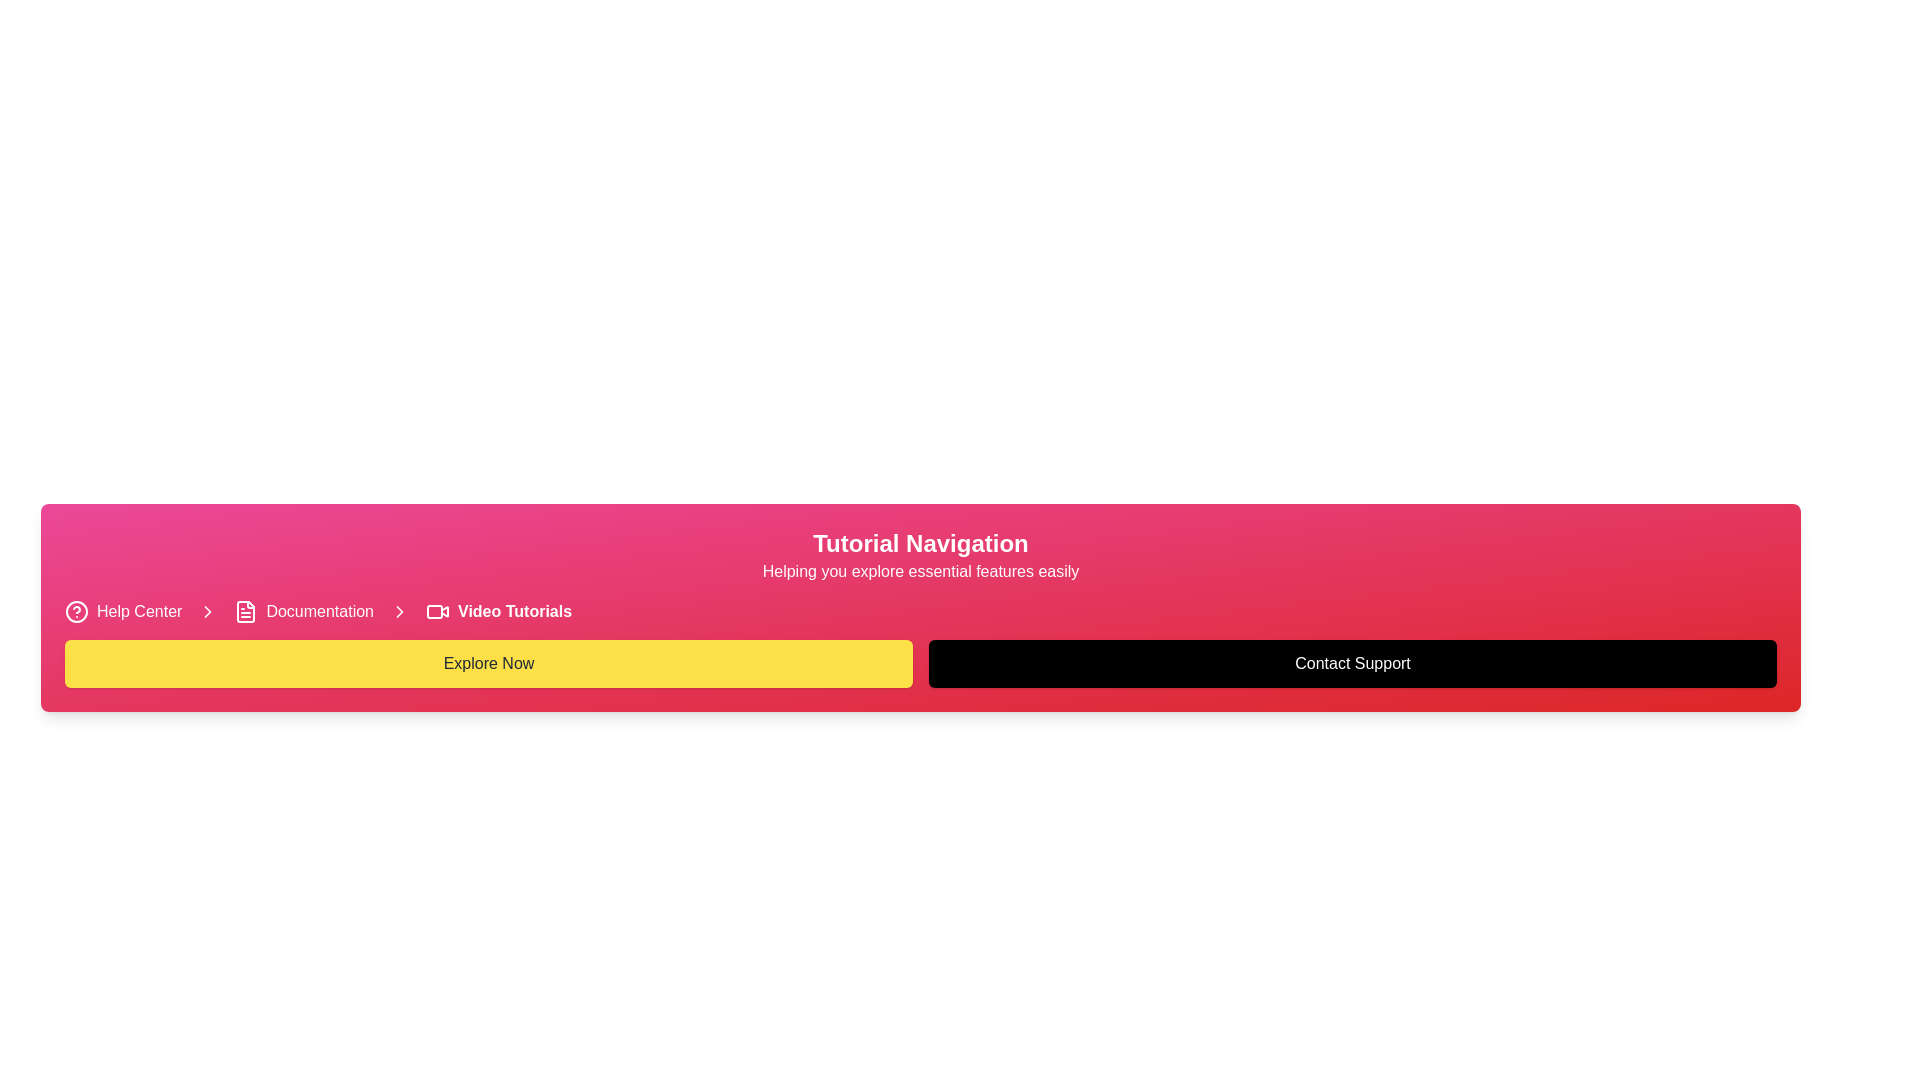  Describe the element at coordinates (515, 611) in the screenshot. I see `the text label displaying 'Video Tutorials', which is bold and white on a pink background, located in the breadcrumb navigation bar` at that location.